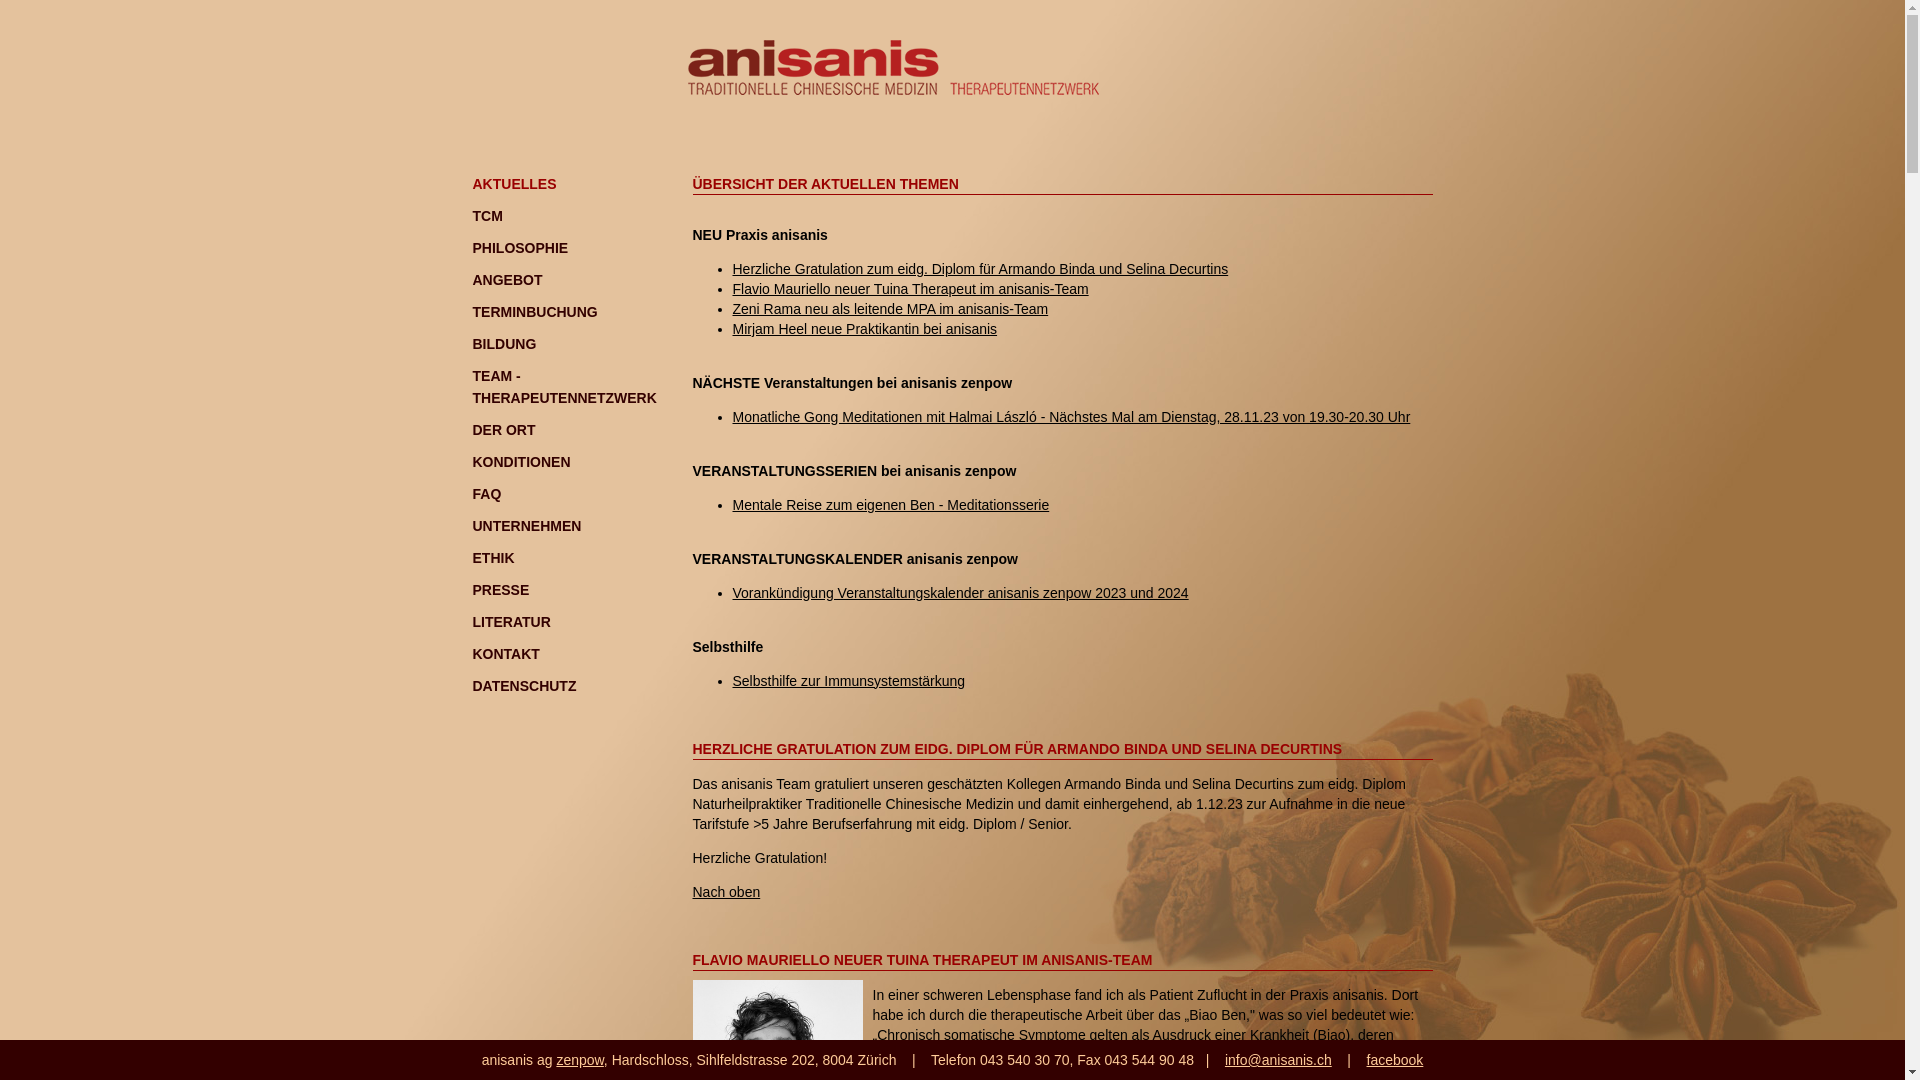 The width and height of the screenshot is (1920, 1080). What do you see at coordinates (486, 493) in the screenshot?
I see `'FAQ'` at bounding box center [486, 493].